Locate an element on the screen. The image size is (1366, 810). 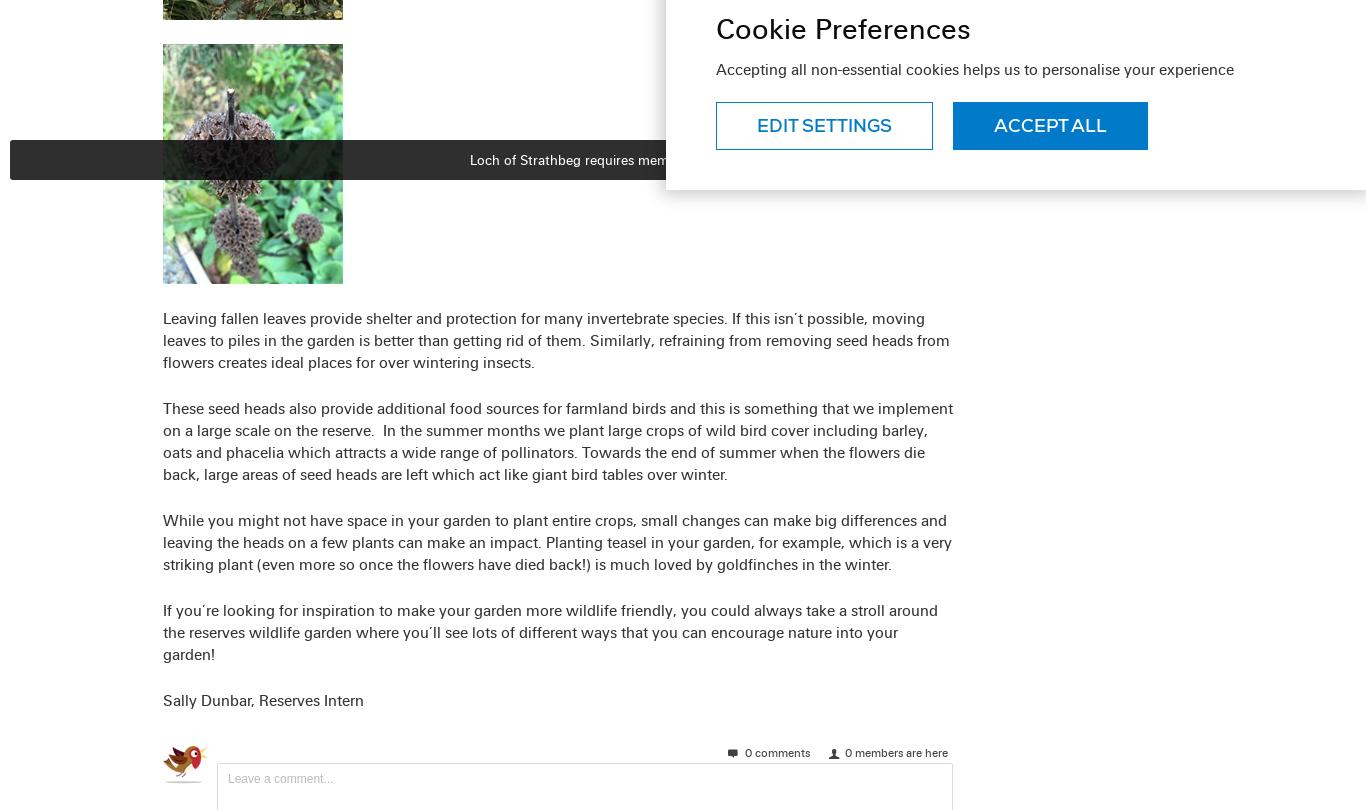
'0 comments' is located at coordinates (741, 751).